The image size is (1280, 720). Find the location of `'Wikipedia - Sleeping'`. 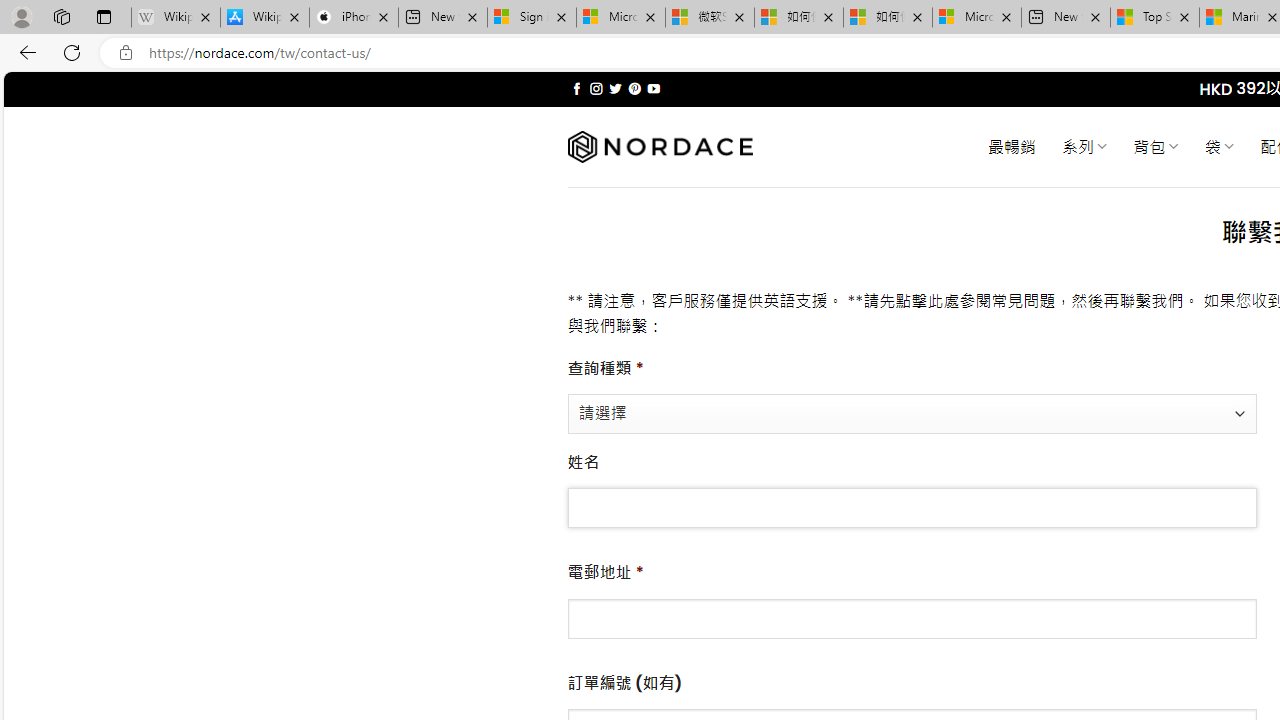

'Wikipedia - Sleeping' is located at coordinates (176, 17).